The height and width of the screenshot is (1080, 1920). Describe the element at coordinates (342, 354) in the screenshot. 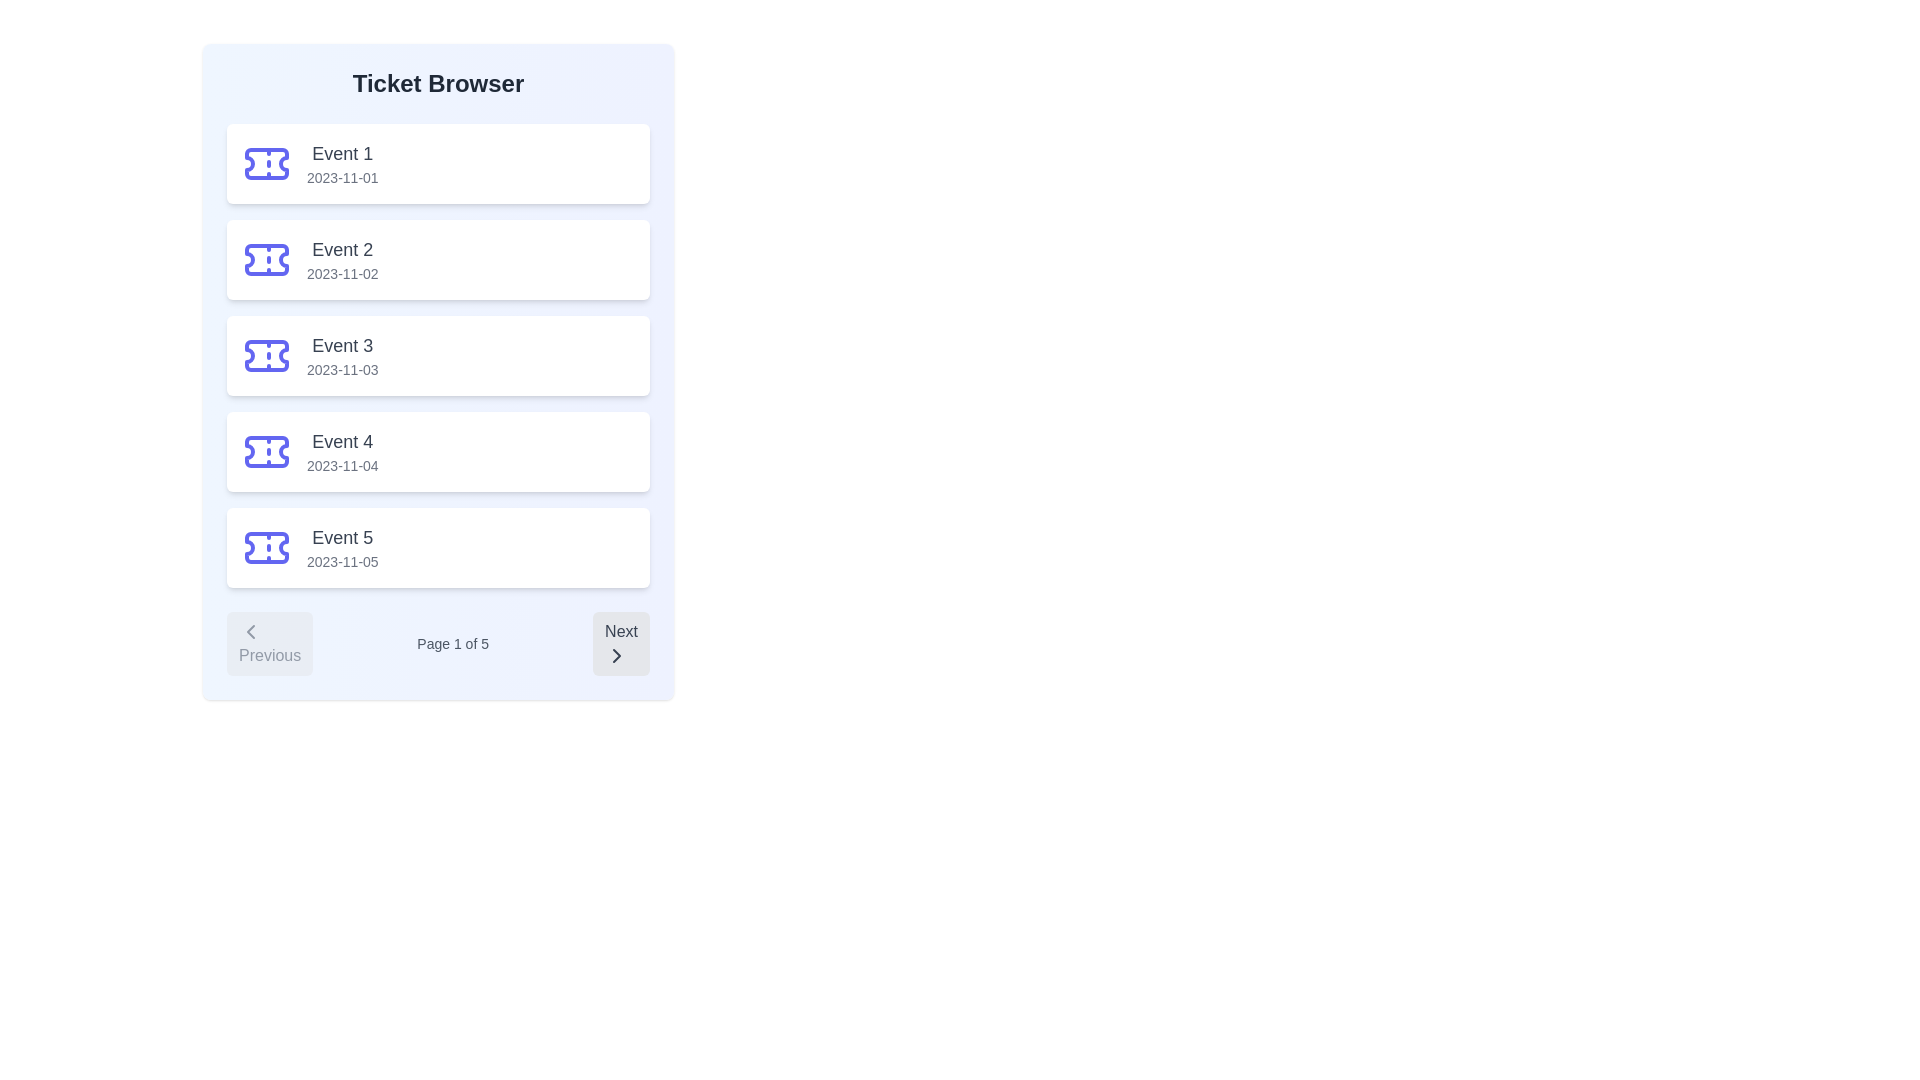

I see `the text block displaying 'Event 3' with the date '2023-11-03', which is the third item in a vertical list of events` at that location.